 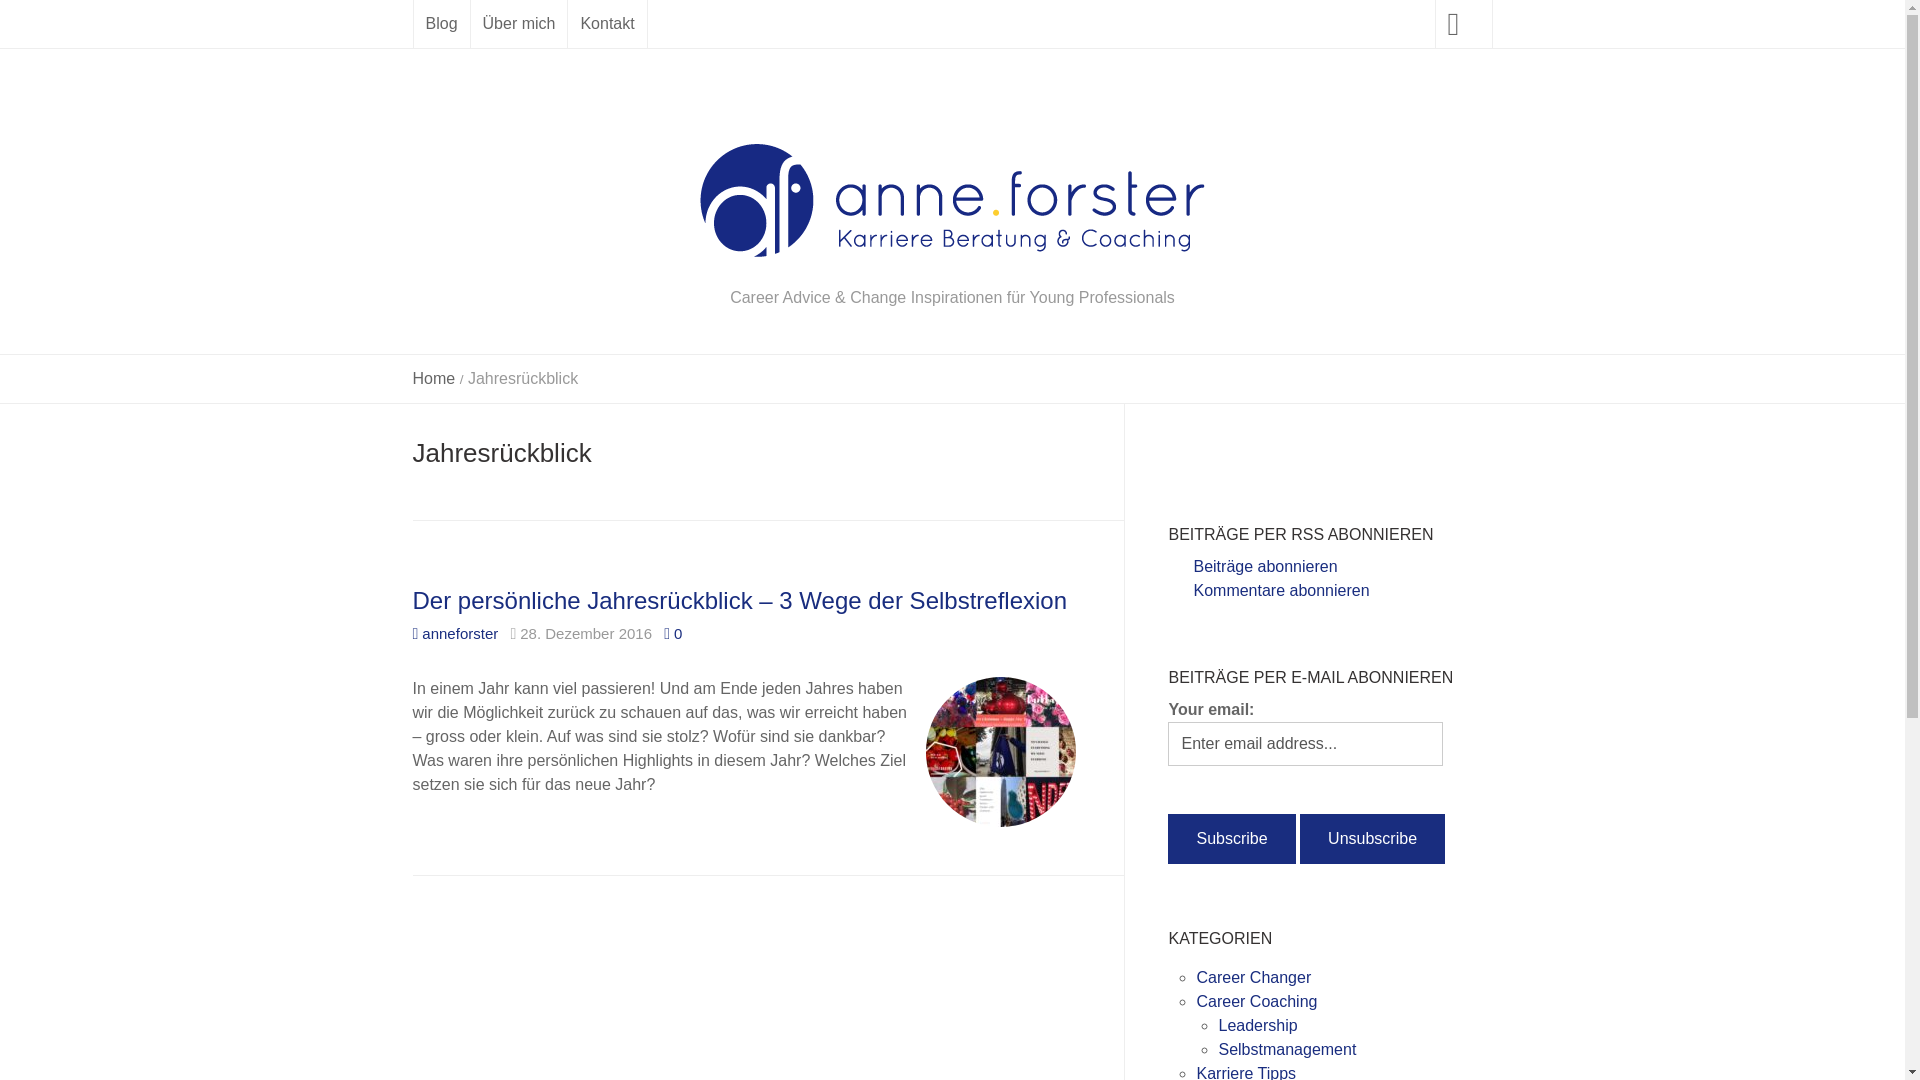 What do you see at coordinates (1286, 1048) in the screenshot?
I see `'Selbstmanagement'` at bounding box center [1286, 1048].